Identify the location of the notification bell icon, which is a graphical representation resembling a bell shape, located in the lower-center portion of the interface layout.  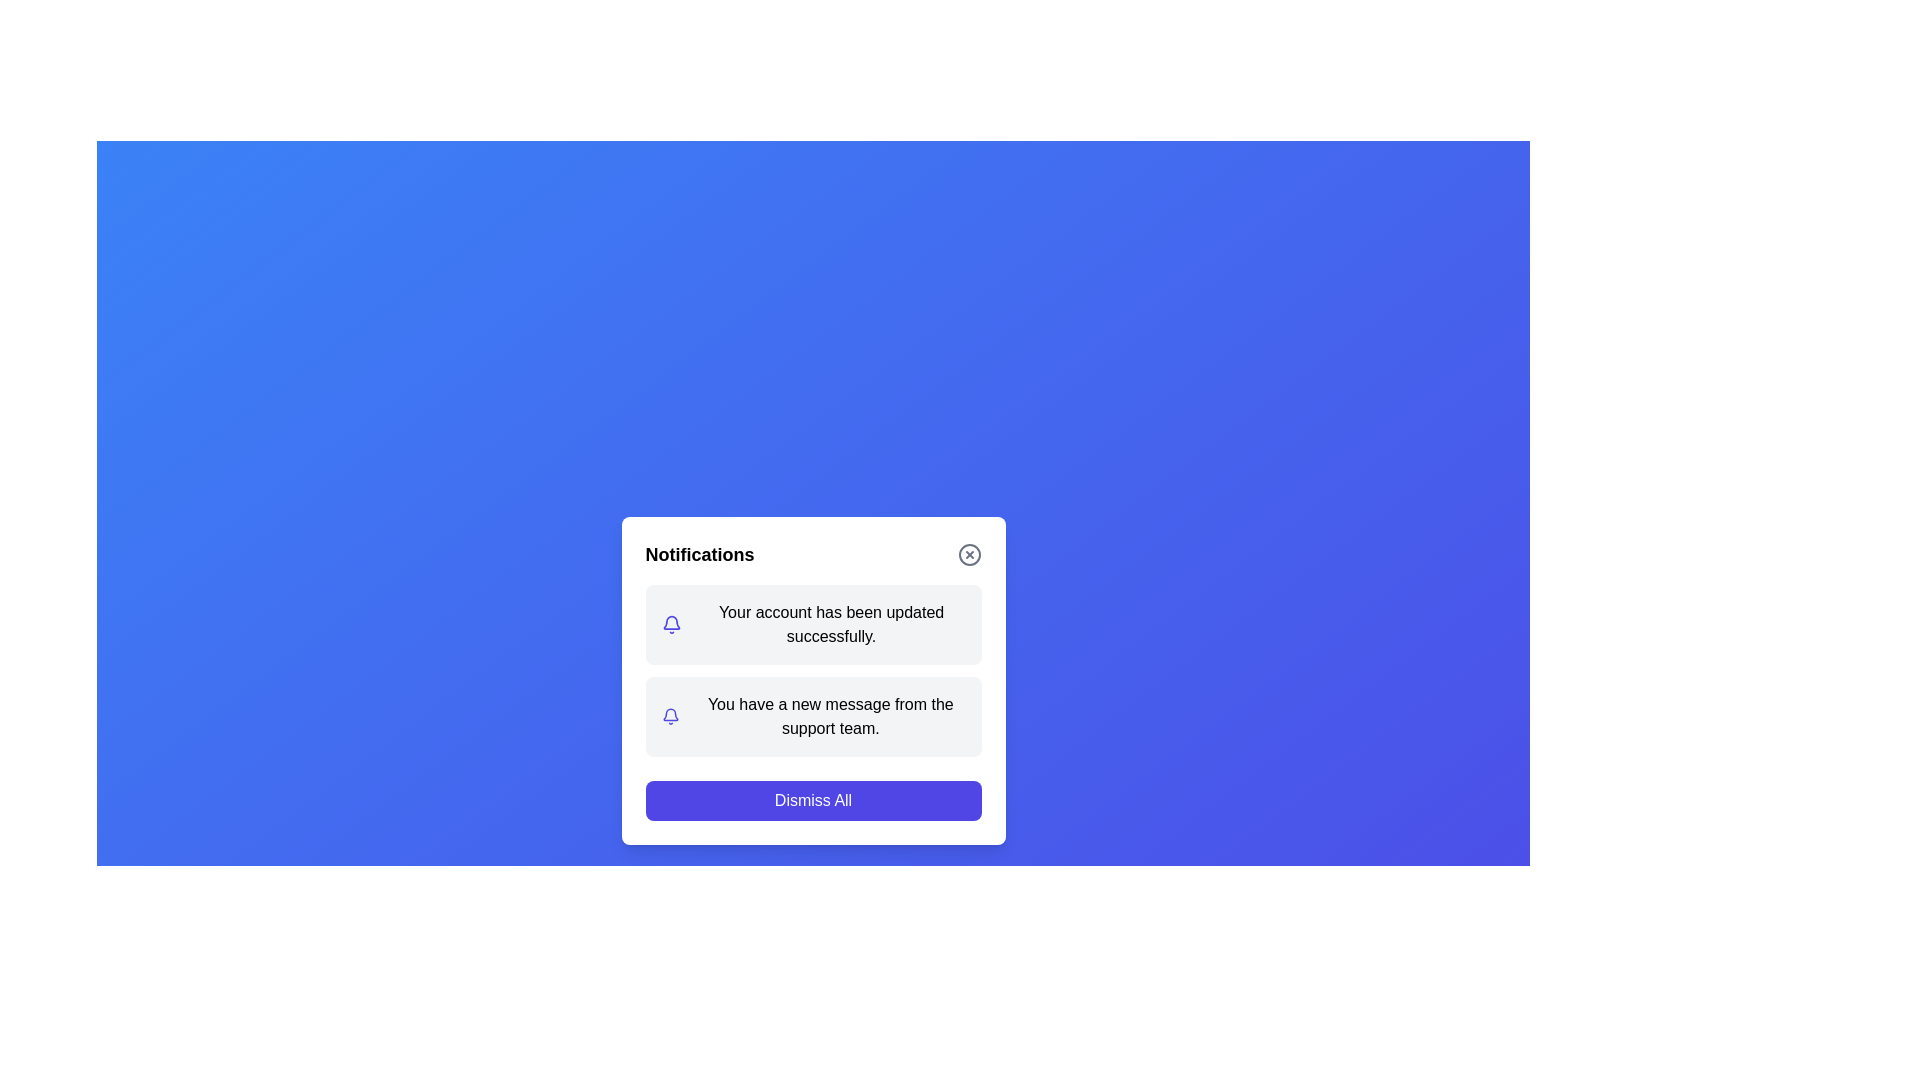
(671, 621).